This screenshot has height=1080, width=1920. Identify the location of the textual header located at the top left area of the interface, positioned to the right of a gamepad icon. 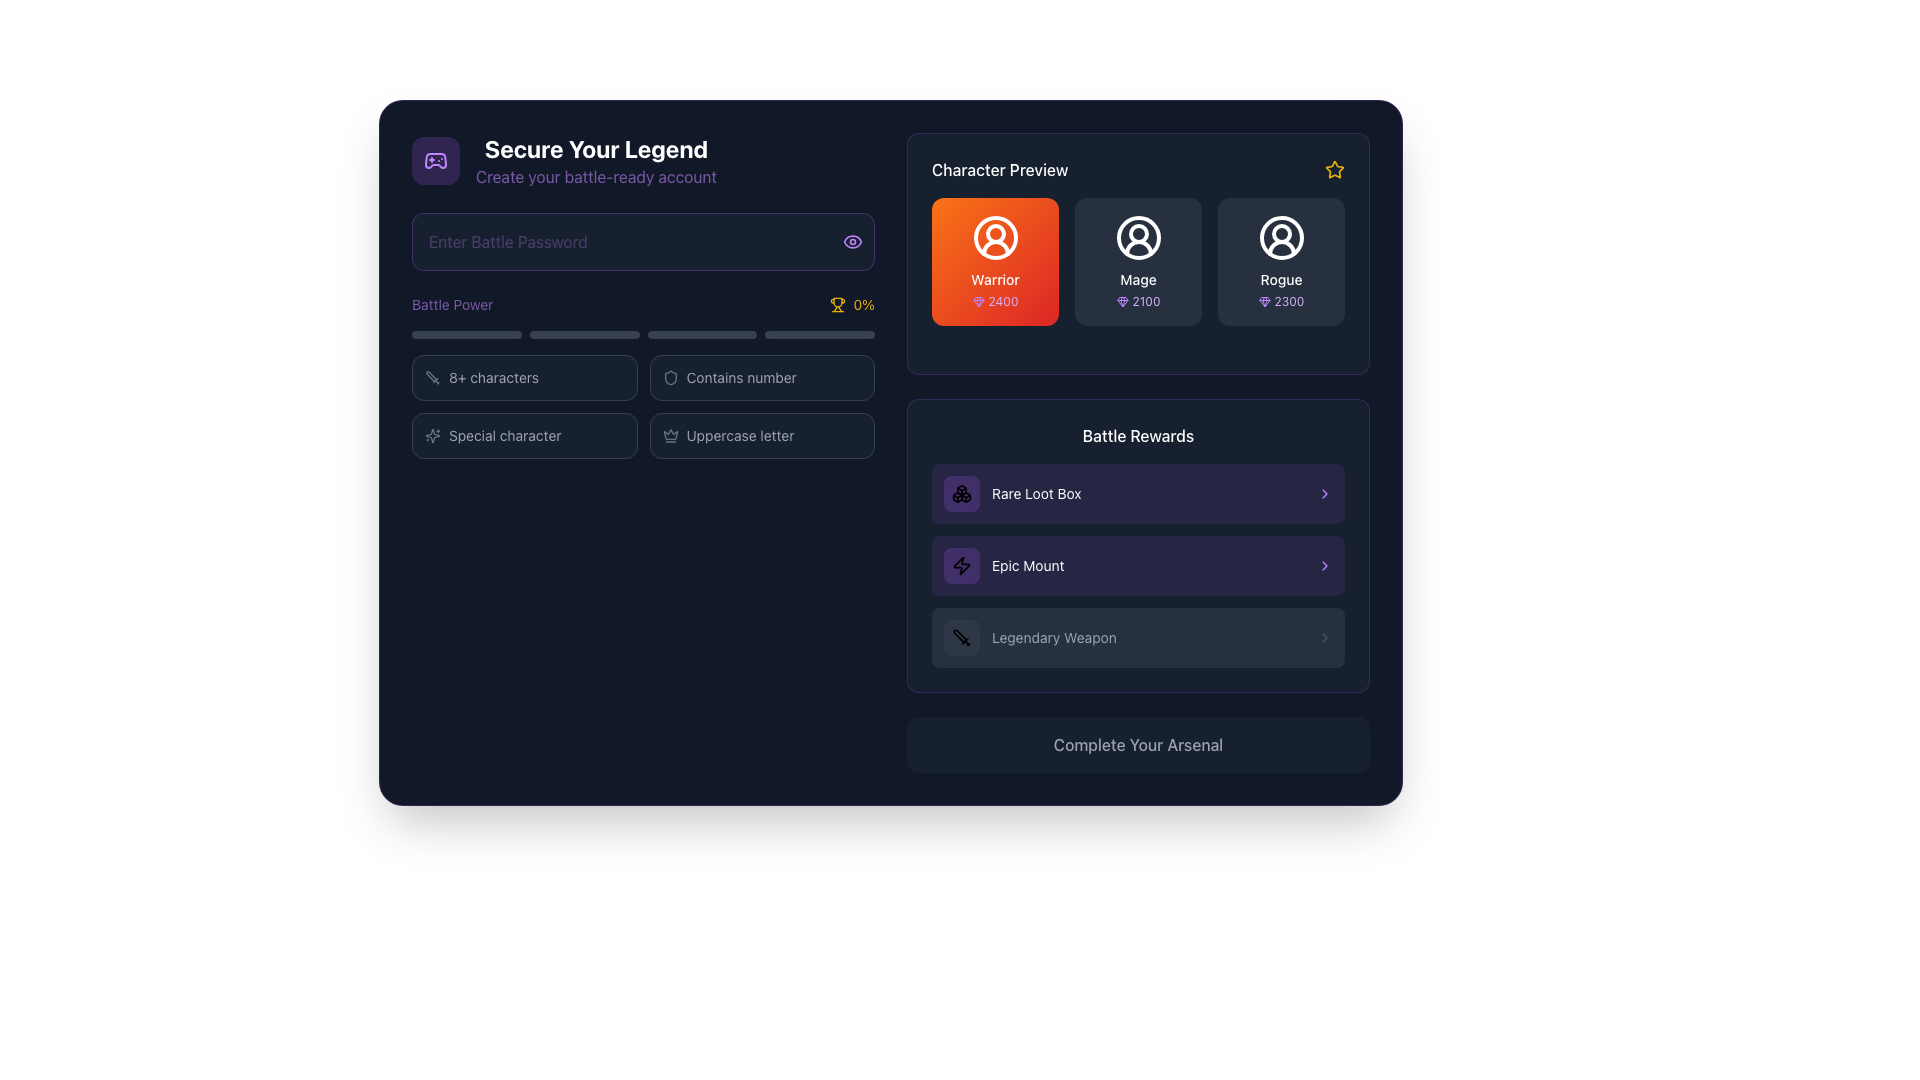
(595, 160).